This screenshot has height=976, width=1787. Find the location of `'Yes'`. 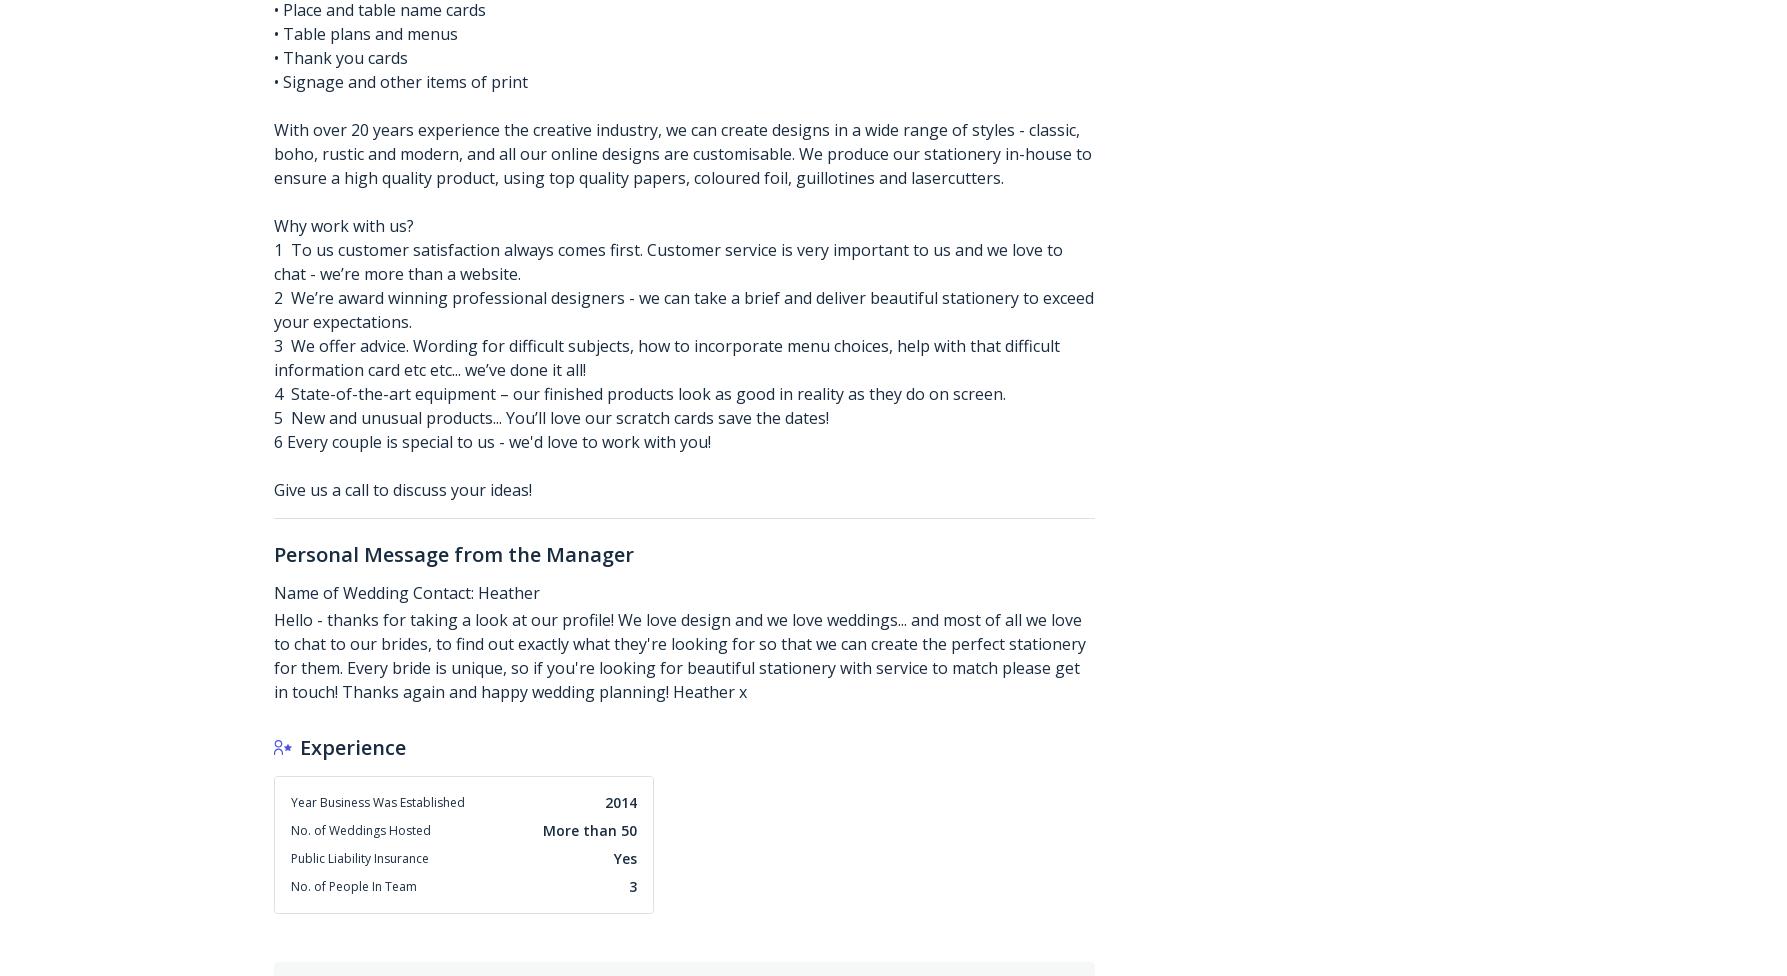

'Yes' is located at coordinates (611, 856).